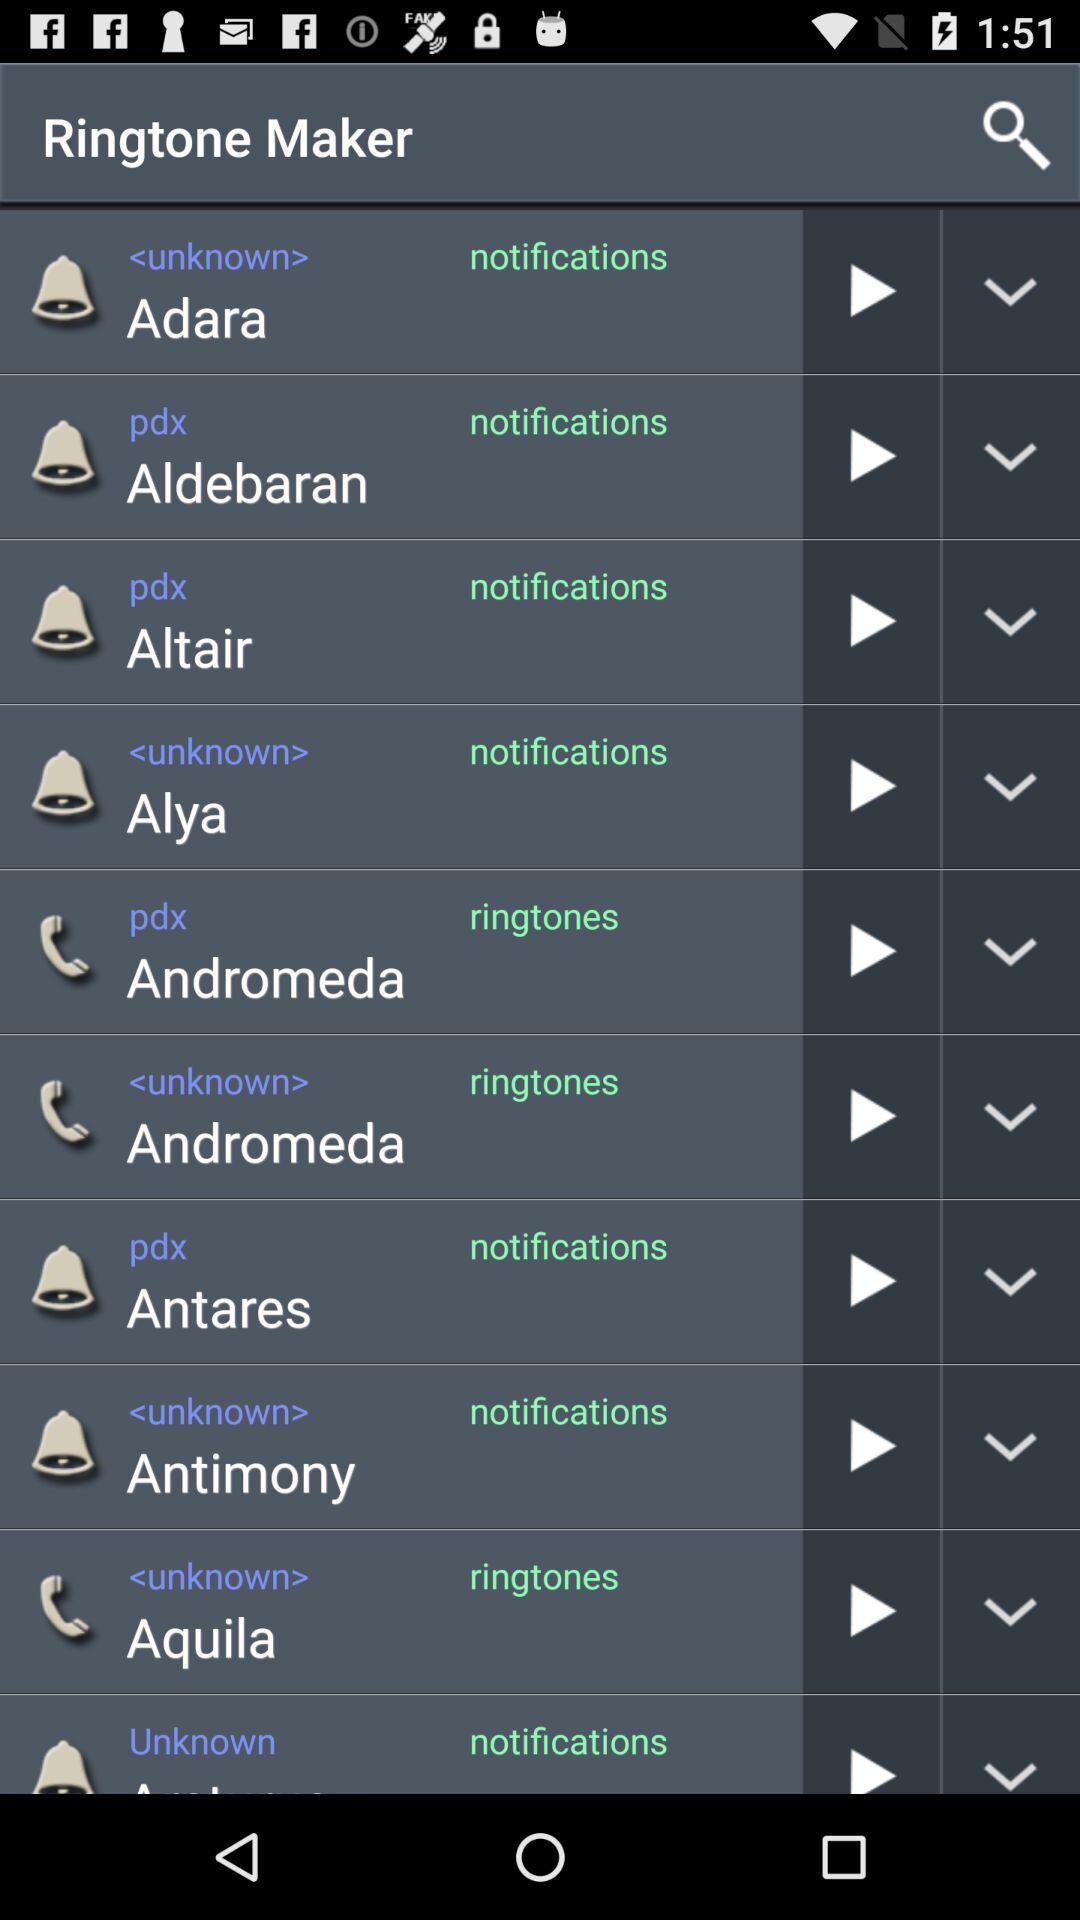 The width and height of the screenshot is (1080, 1920). I want to click on play, so click(870, 455).